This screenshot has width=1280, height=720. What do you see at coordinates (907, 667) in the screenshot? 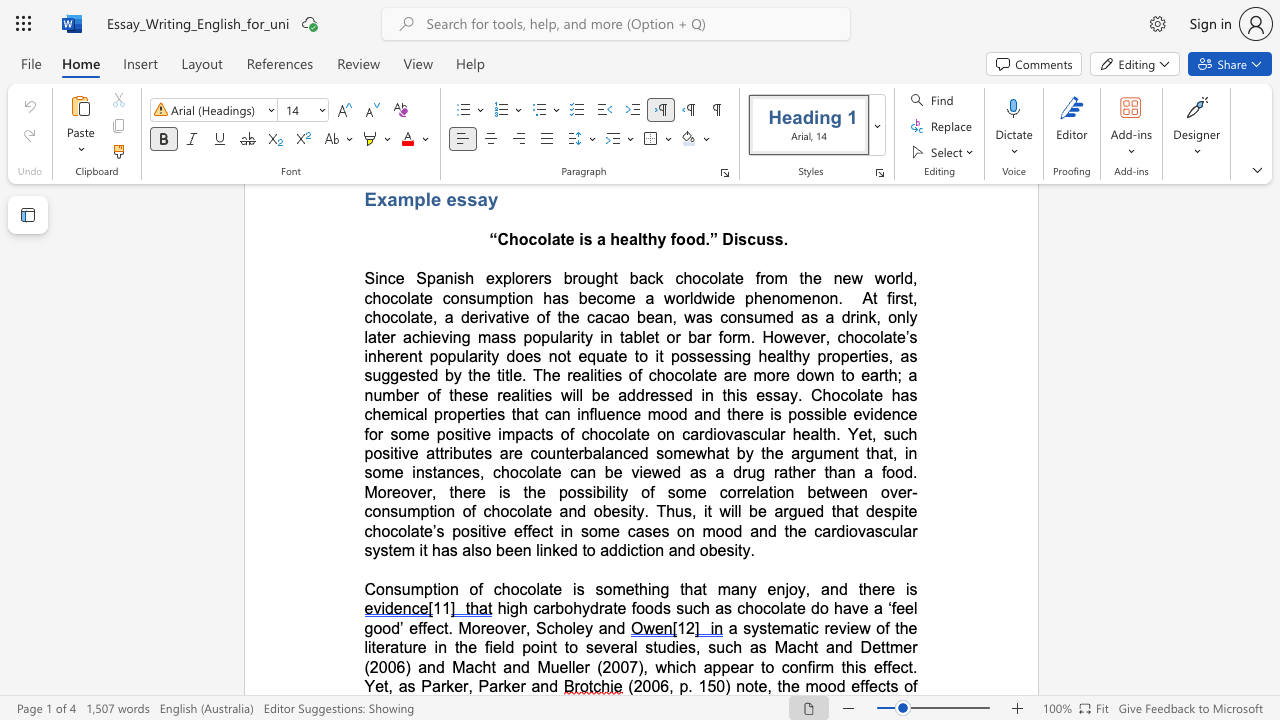
I see `the subset text "t. Yet, as Parker," within the text "this effect. Yet, as Parker, Parker and"` at bounding box center [907, 667].